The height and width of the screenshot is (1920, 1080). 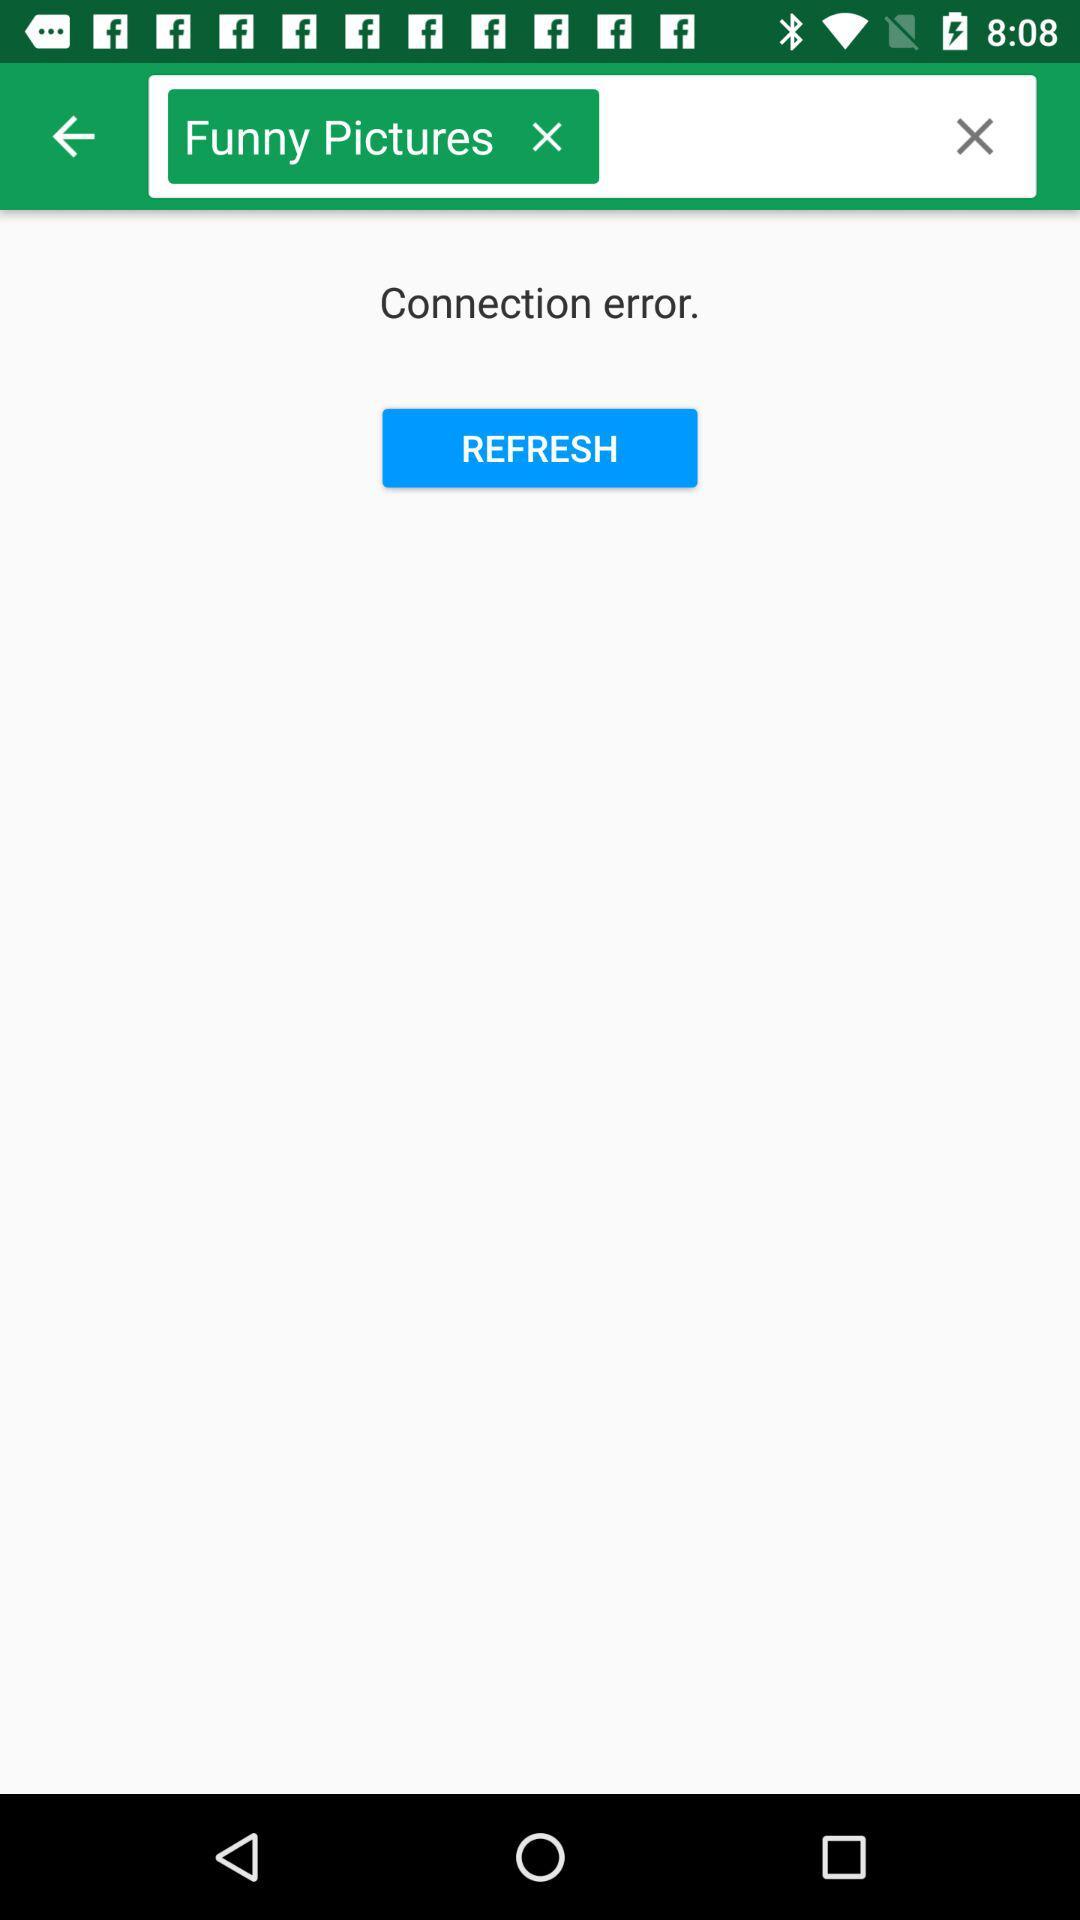 What do you see at coordinates (540, 447) in the screenshot?
I see `refresh icon` at bounding box center [540, 447].